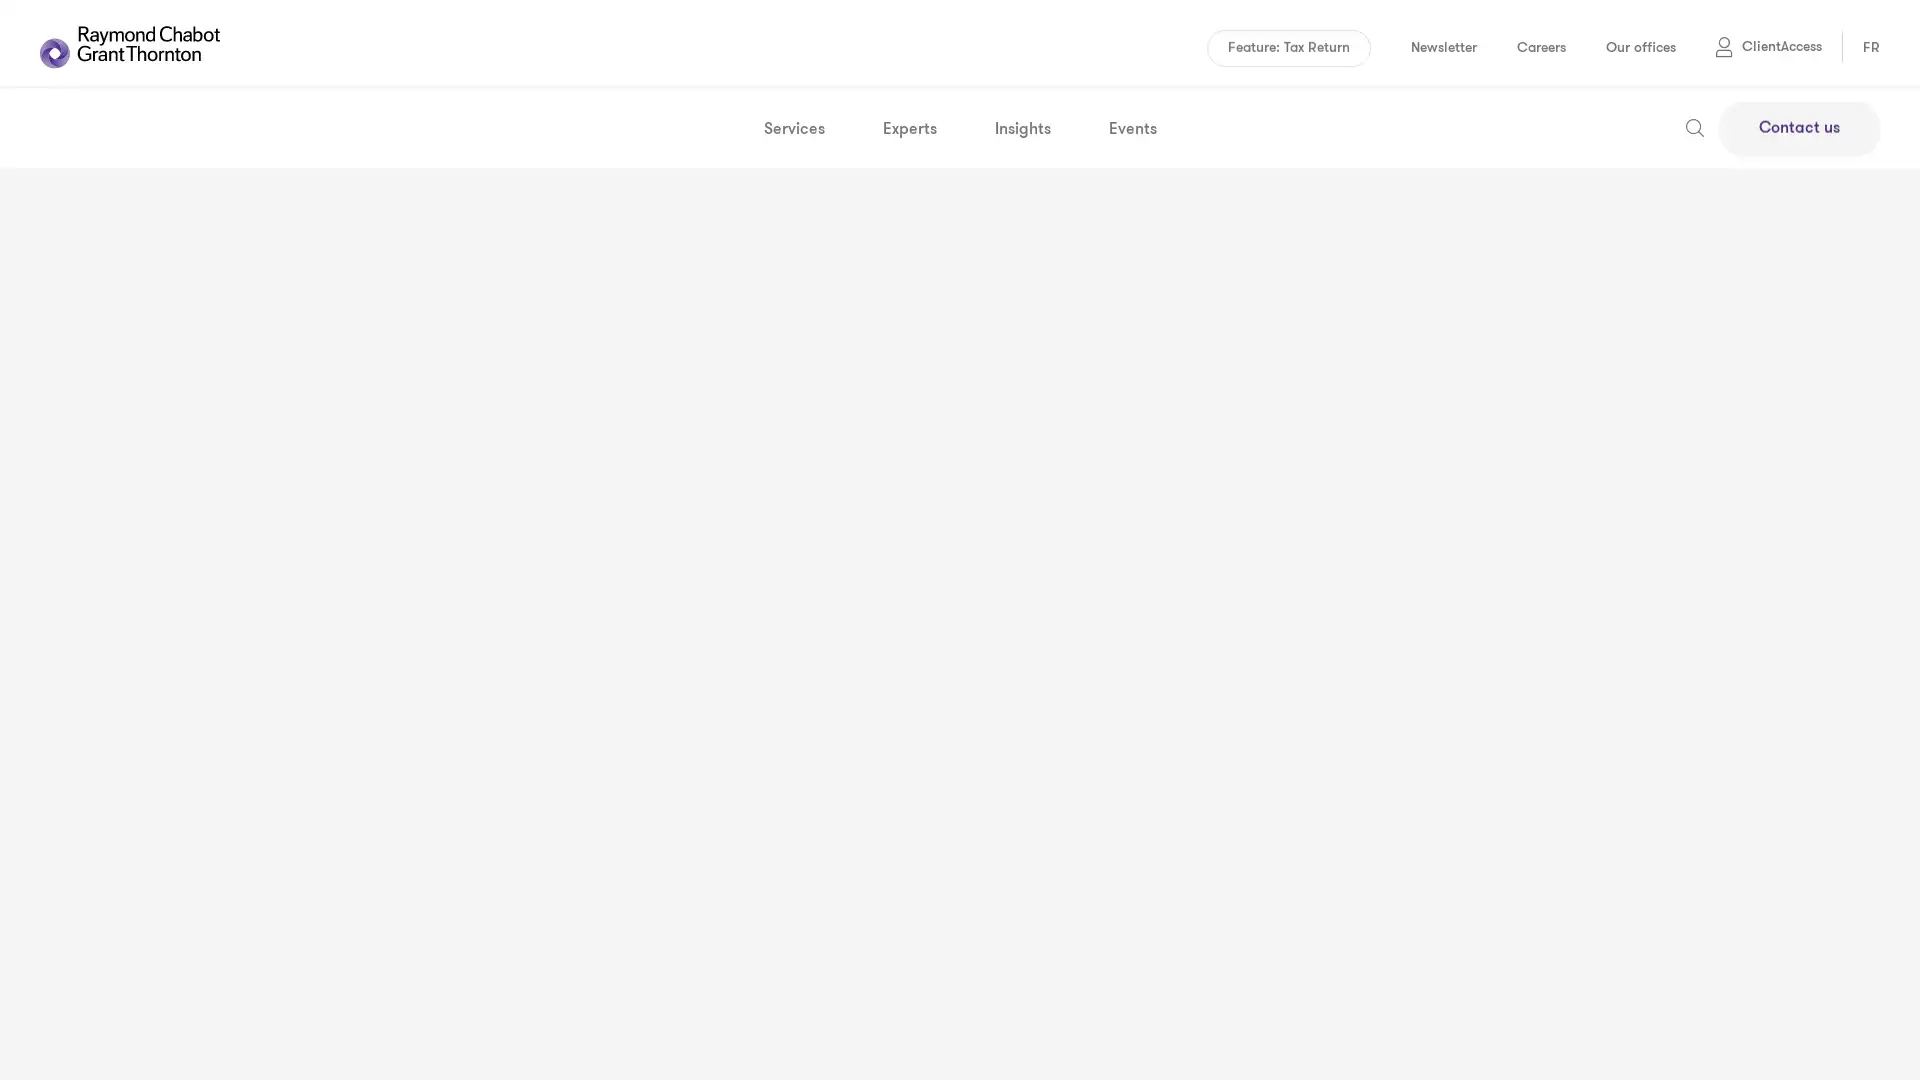  What do you see at coordinates (1693, 122) in the screenshot?
I see `Search in the website - Desktop` at bounding box center [1693, 122].